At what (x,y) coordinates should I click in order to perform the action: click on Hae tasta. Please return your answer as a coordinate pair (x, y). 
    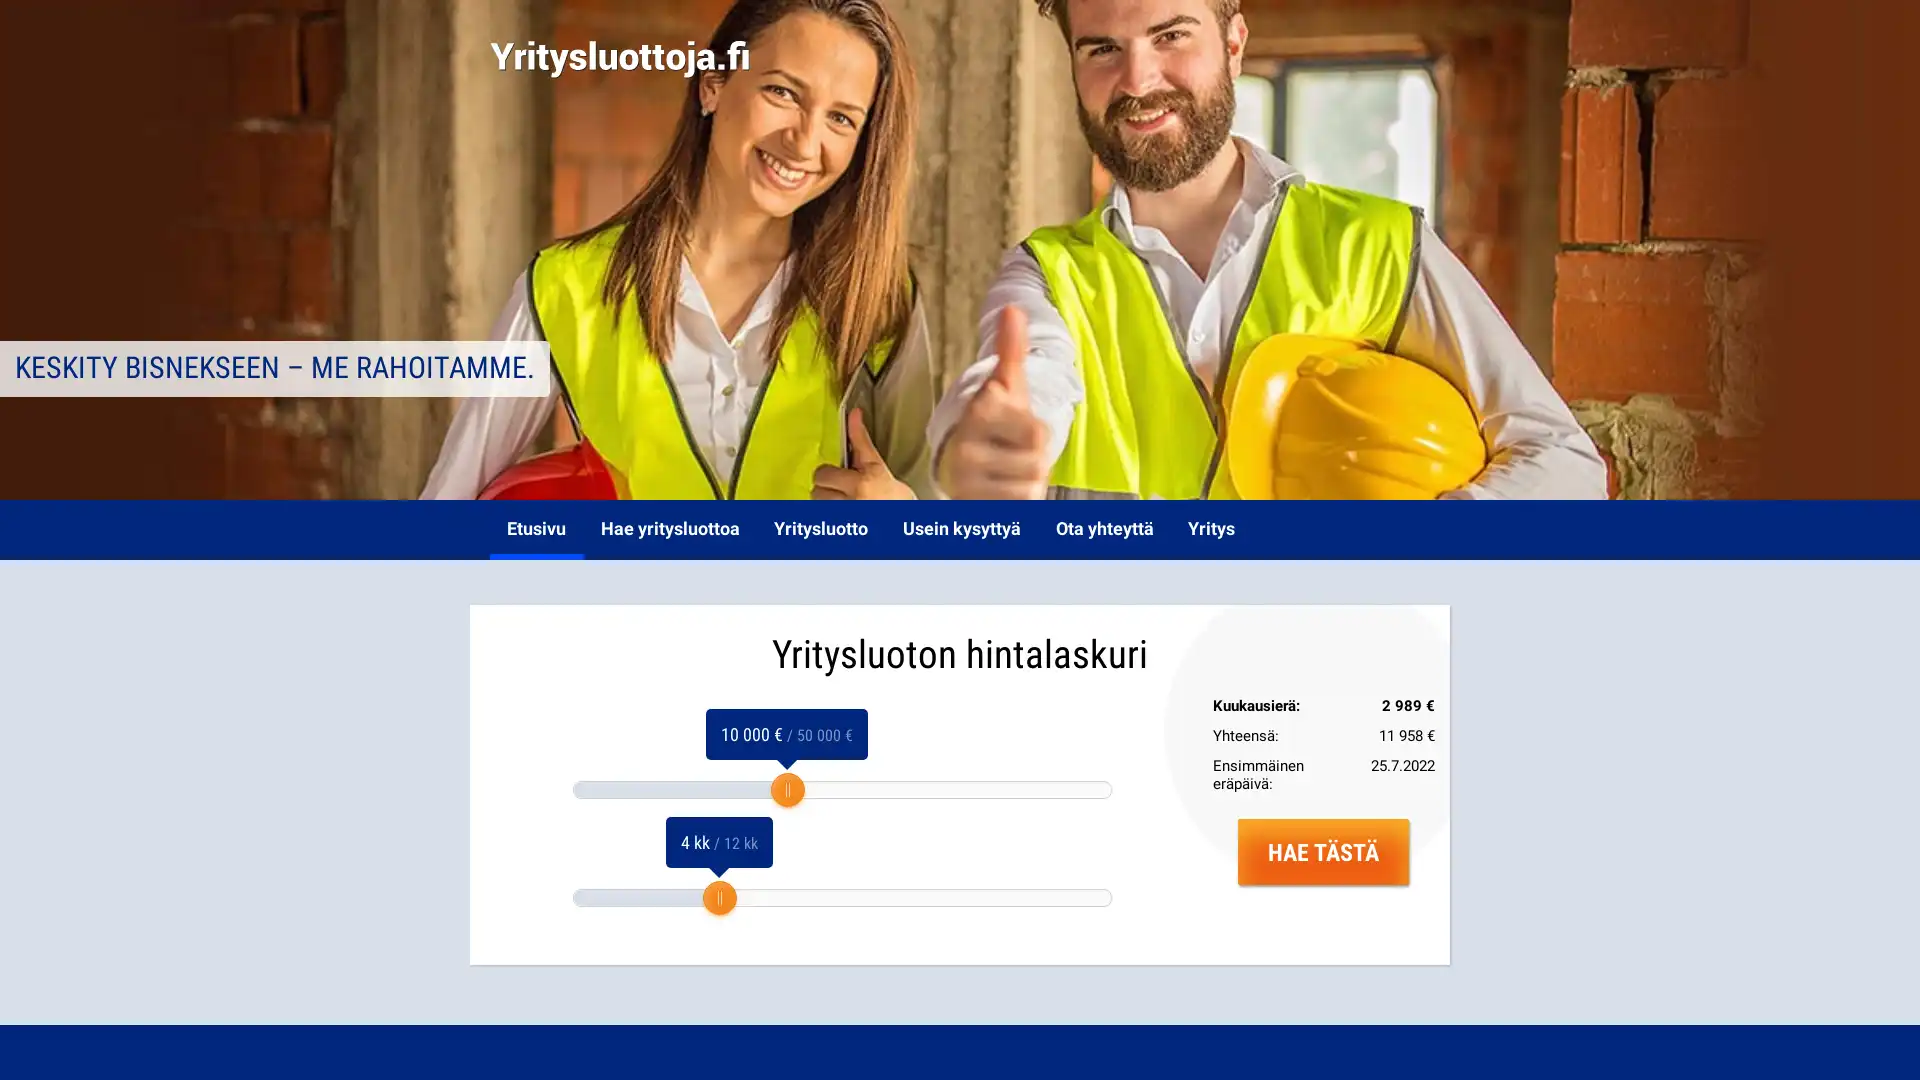
    Looking at the image, I should click on (1323, 851).